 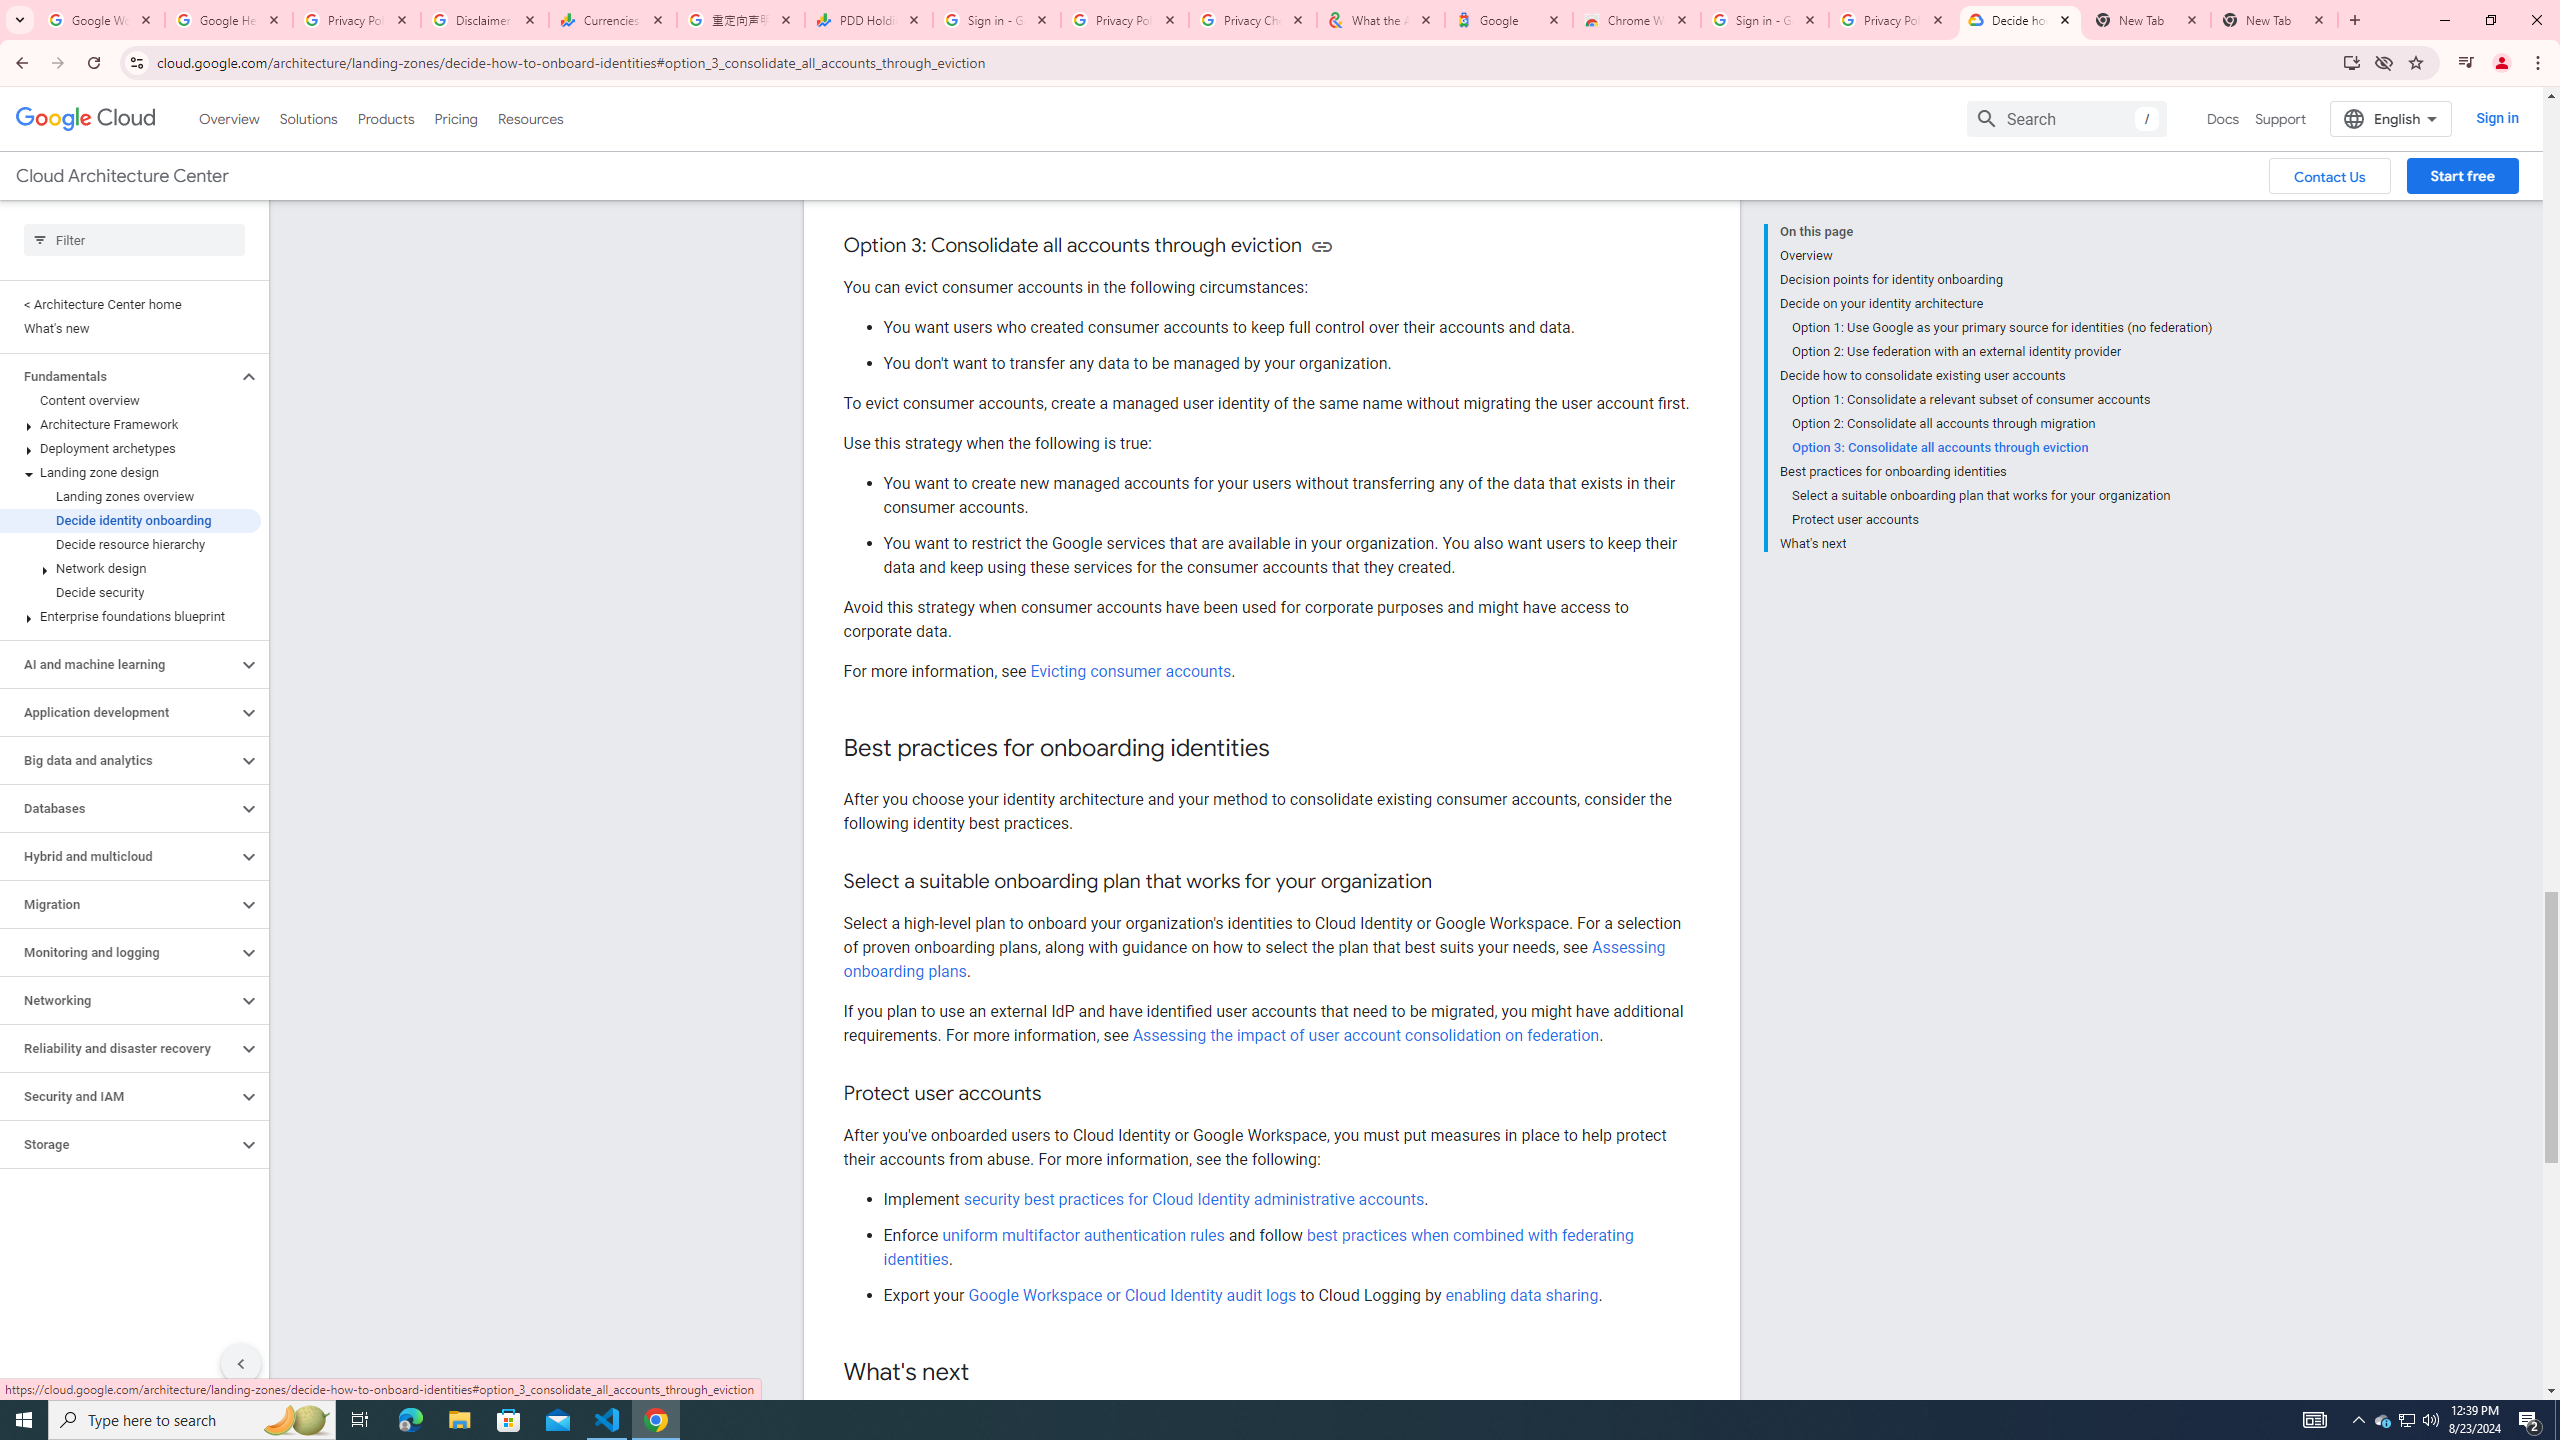 I want to click on 'Copy link to this section: What', so click(x=990, y=1372).